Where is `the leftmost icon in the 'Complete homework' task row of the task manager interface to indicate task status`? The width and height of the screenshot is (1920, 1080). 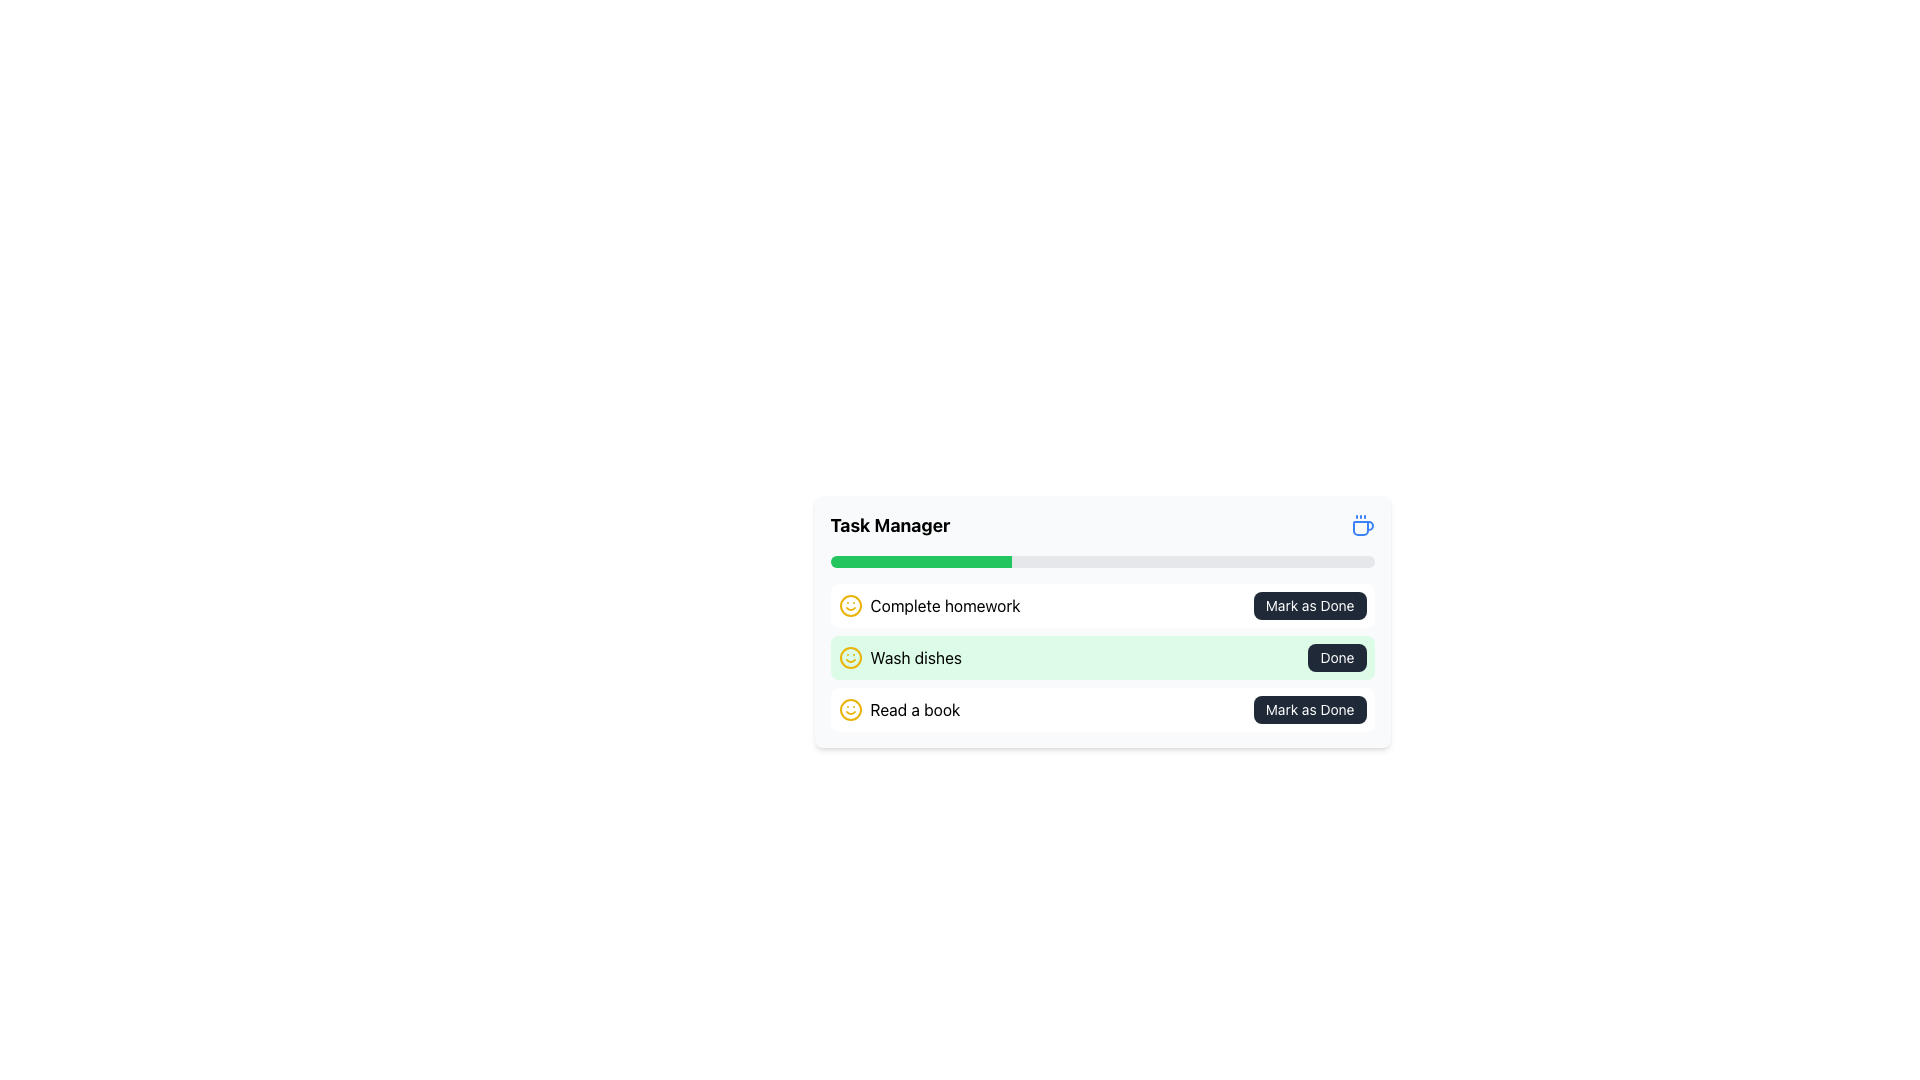
the leftmost icon in the 'Complete homework' task row of the task manager interface to indicate task status is located at coordinates (850, 604).